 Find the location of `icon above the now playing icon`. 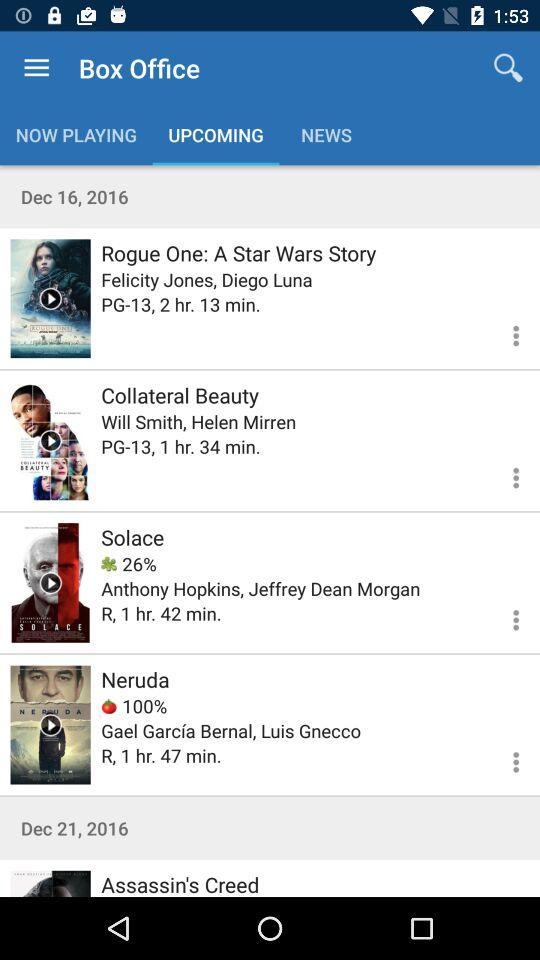

icon above the now playing icon is located at coordinates (36, 68).